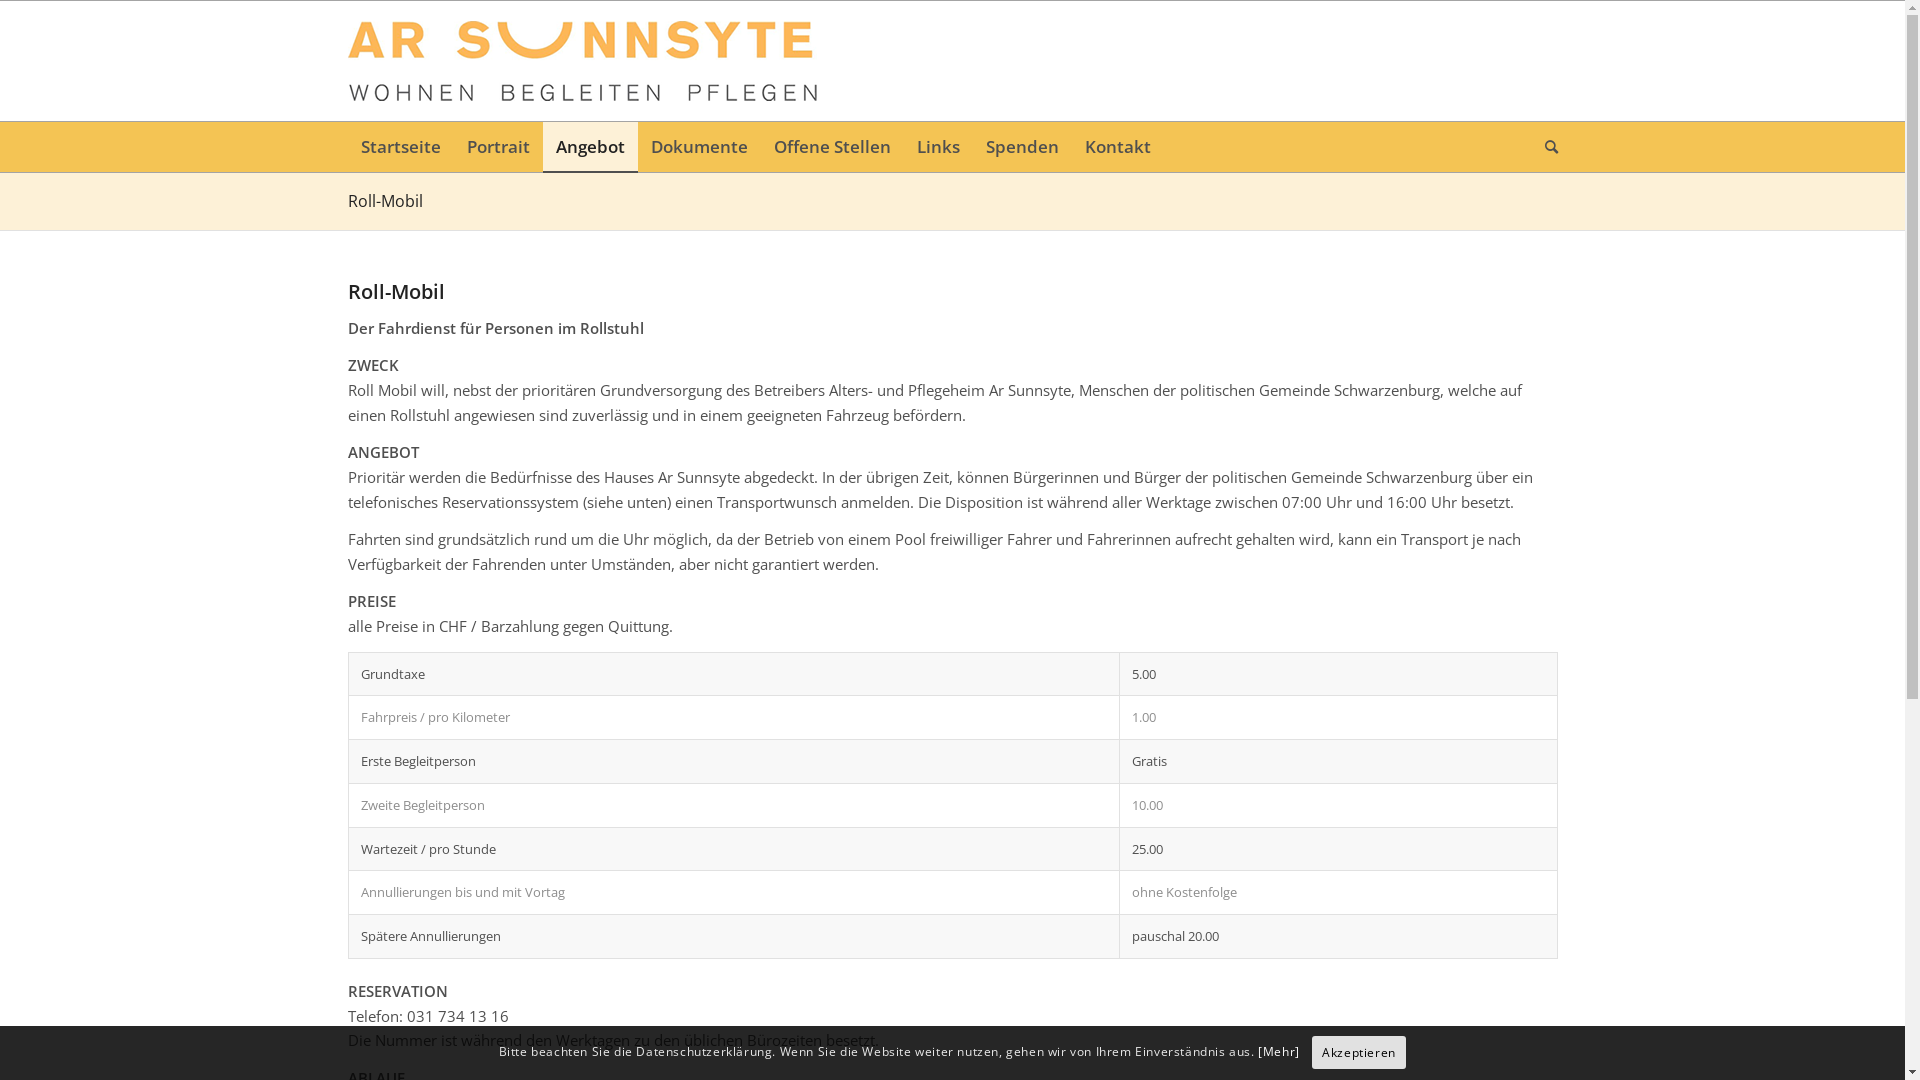 Image resolution: width=1920 pixels, height=1080 pixels. What do you see at coordinates (453, 145) in the screenshot?
I see `'Portrait'` at bounding box center [453, 145].